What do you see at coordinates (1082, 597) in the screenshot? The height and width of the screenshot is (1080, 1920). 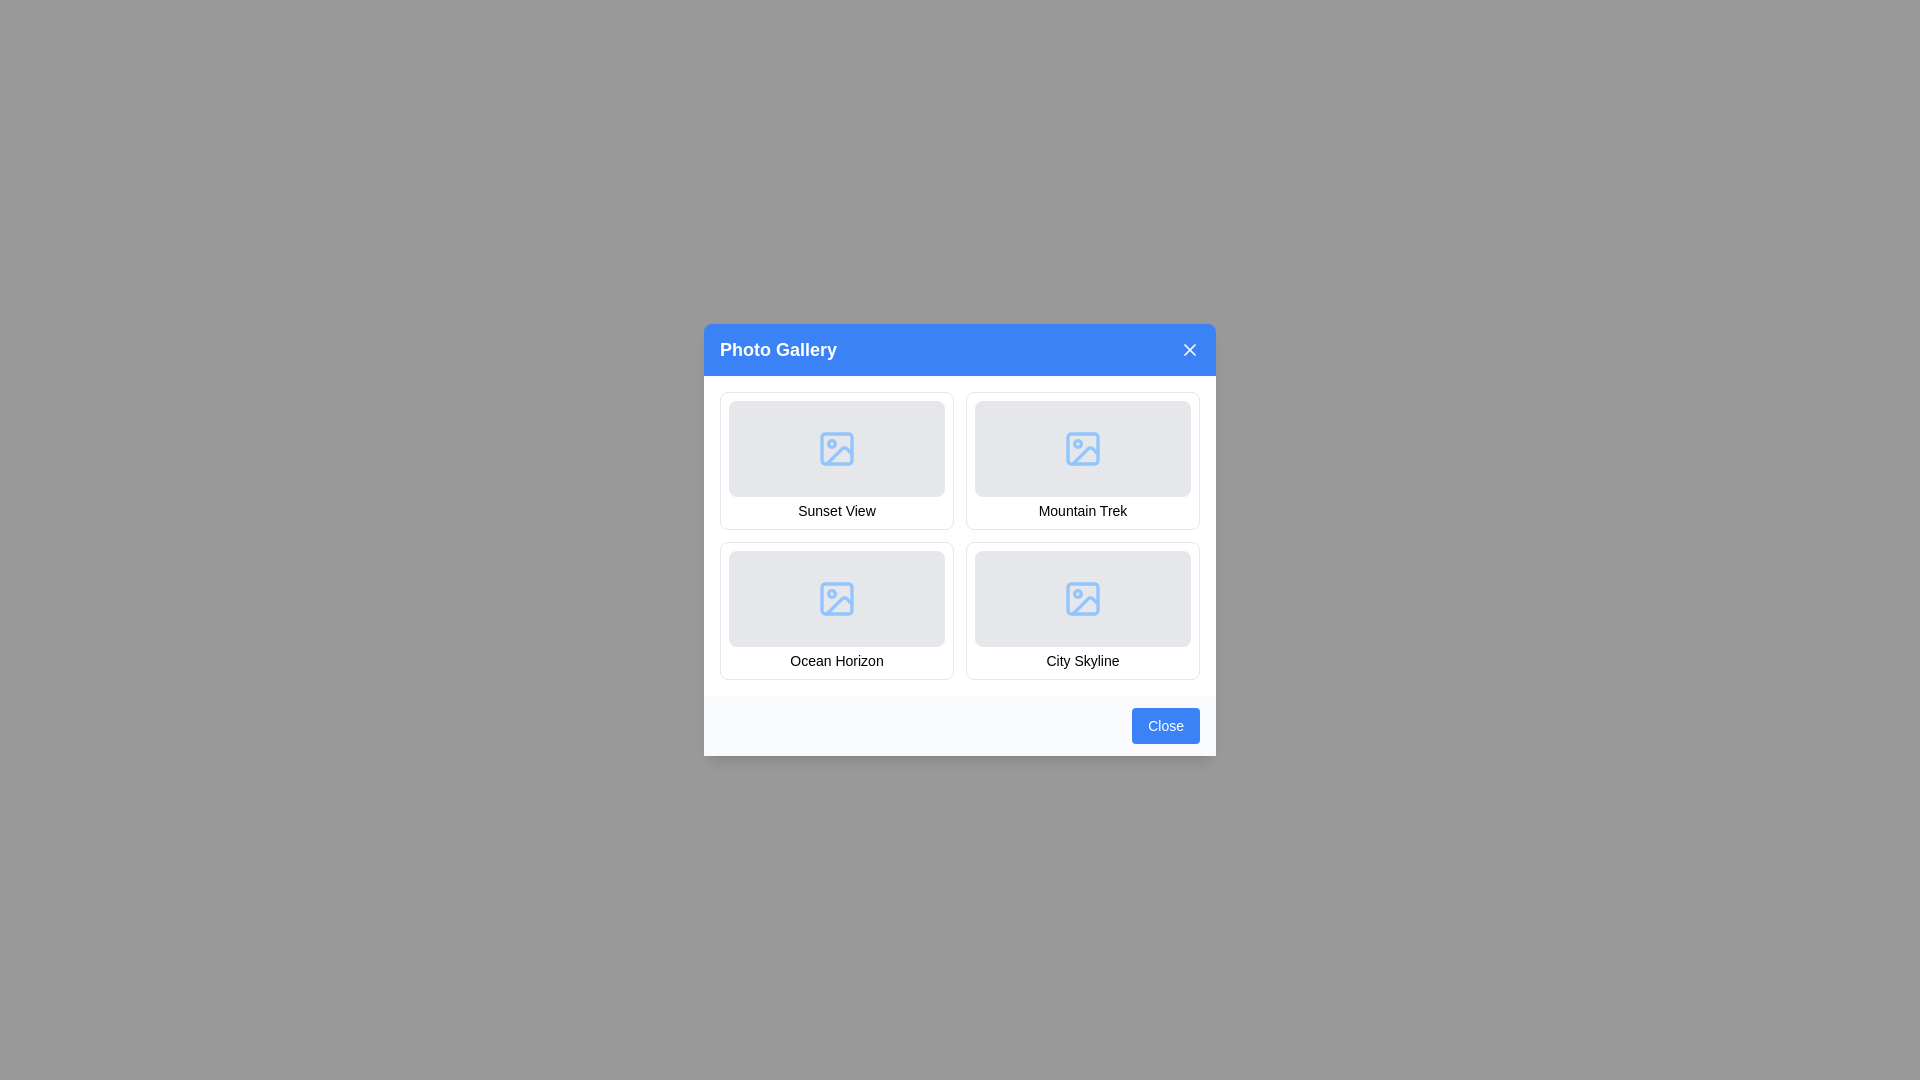 I see `the Image placeholder with a light gray background, rounded corners, and a centered blue icon resembling an image frame, located in the bottom-right cell of the grid in the 'Photo Gallery' dialog box` at bounding box center [1082, 597].